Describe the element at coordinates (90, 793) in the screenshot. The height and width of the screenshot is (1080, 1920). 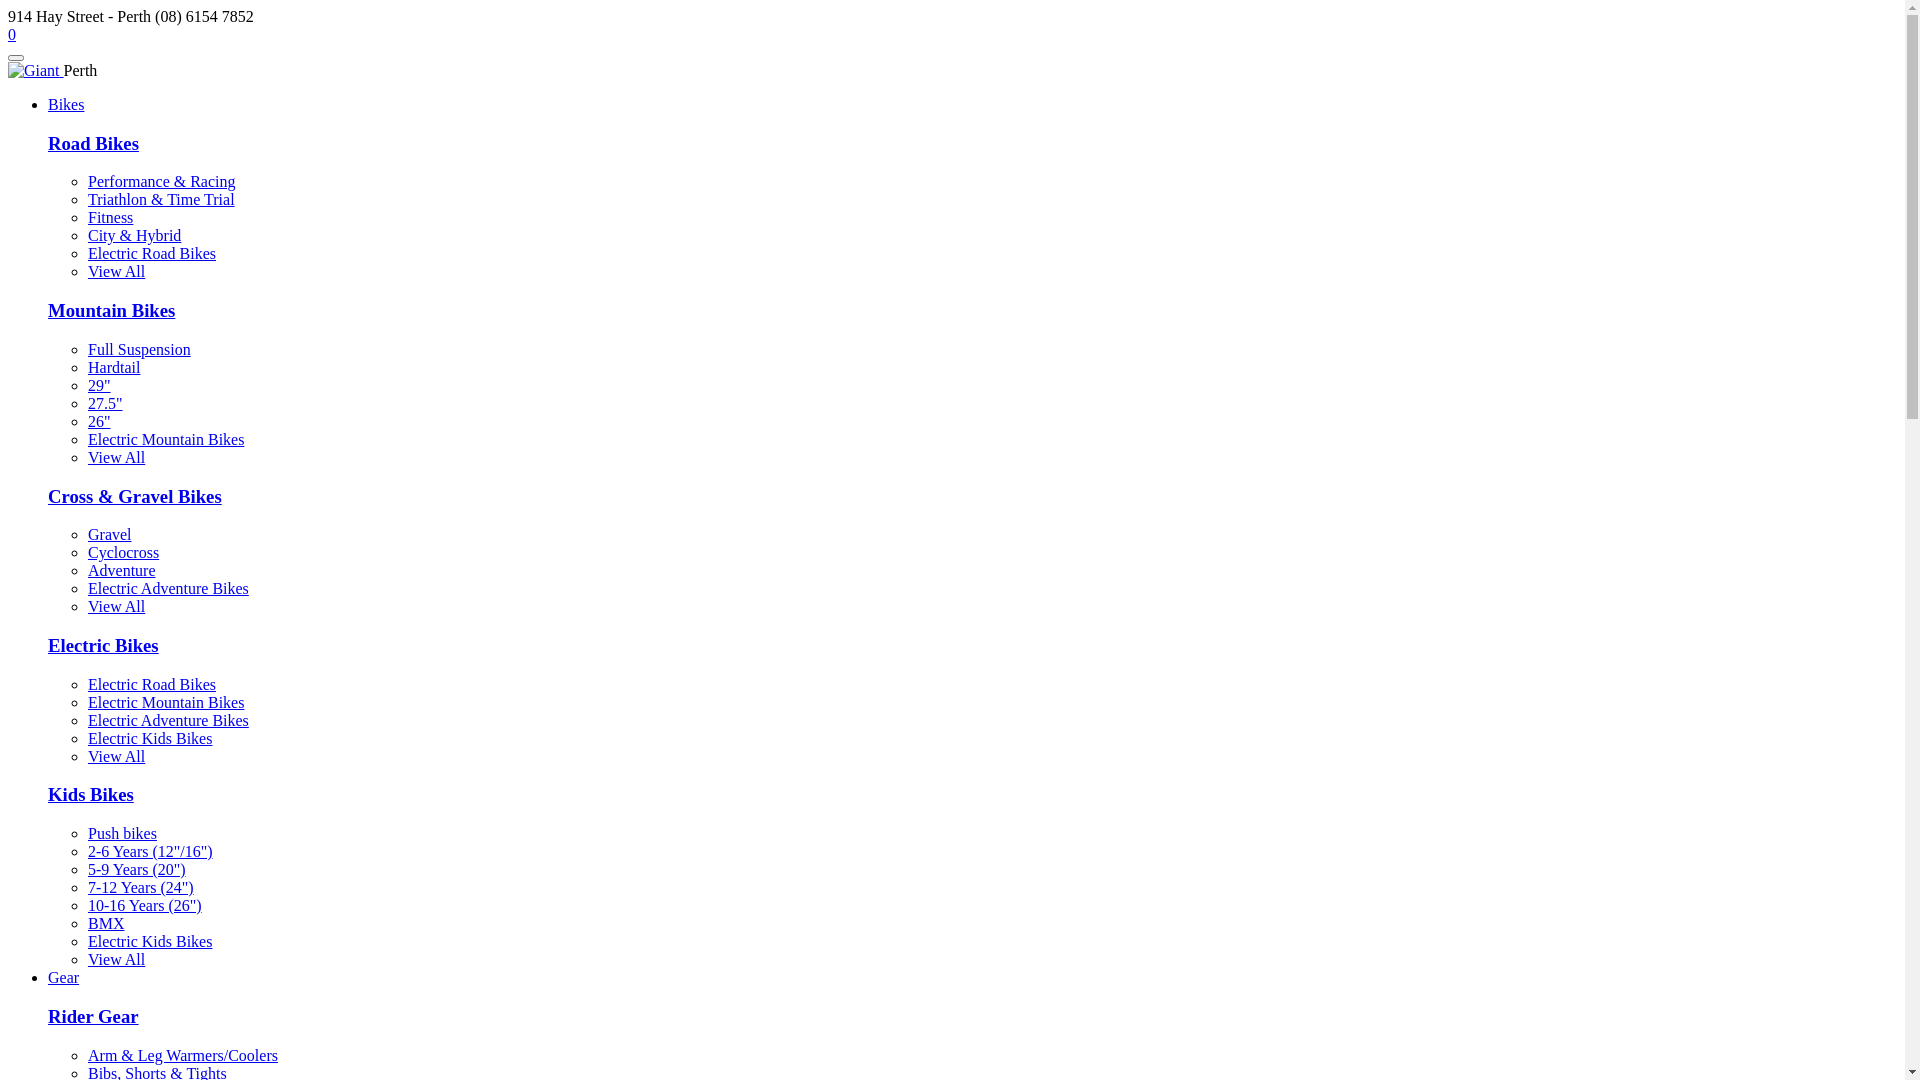
I see `'Kids Bikes'` at that location.